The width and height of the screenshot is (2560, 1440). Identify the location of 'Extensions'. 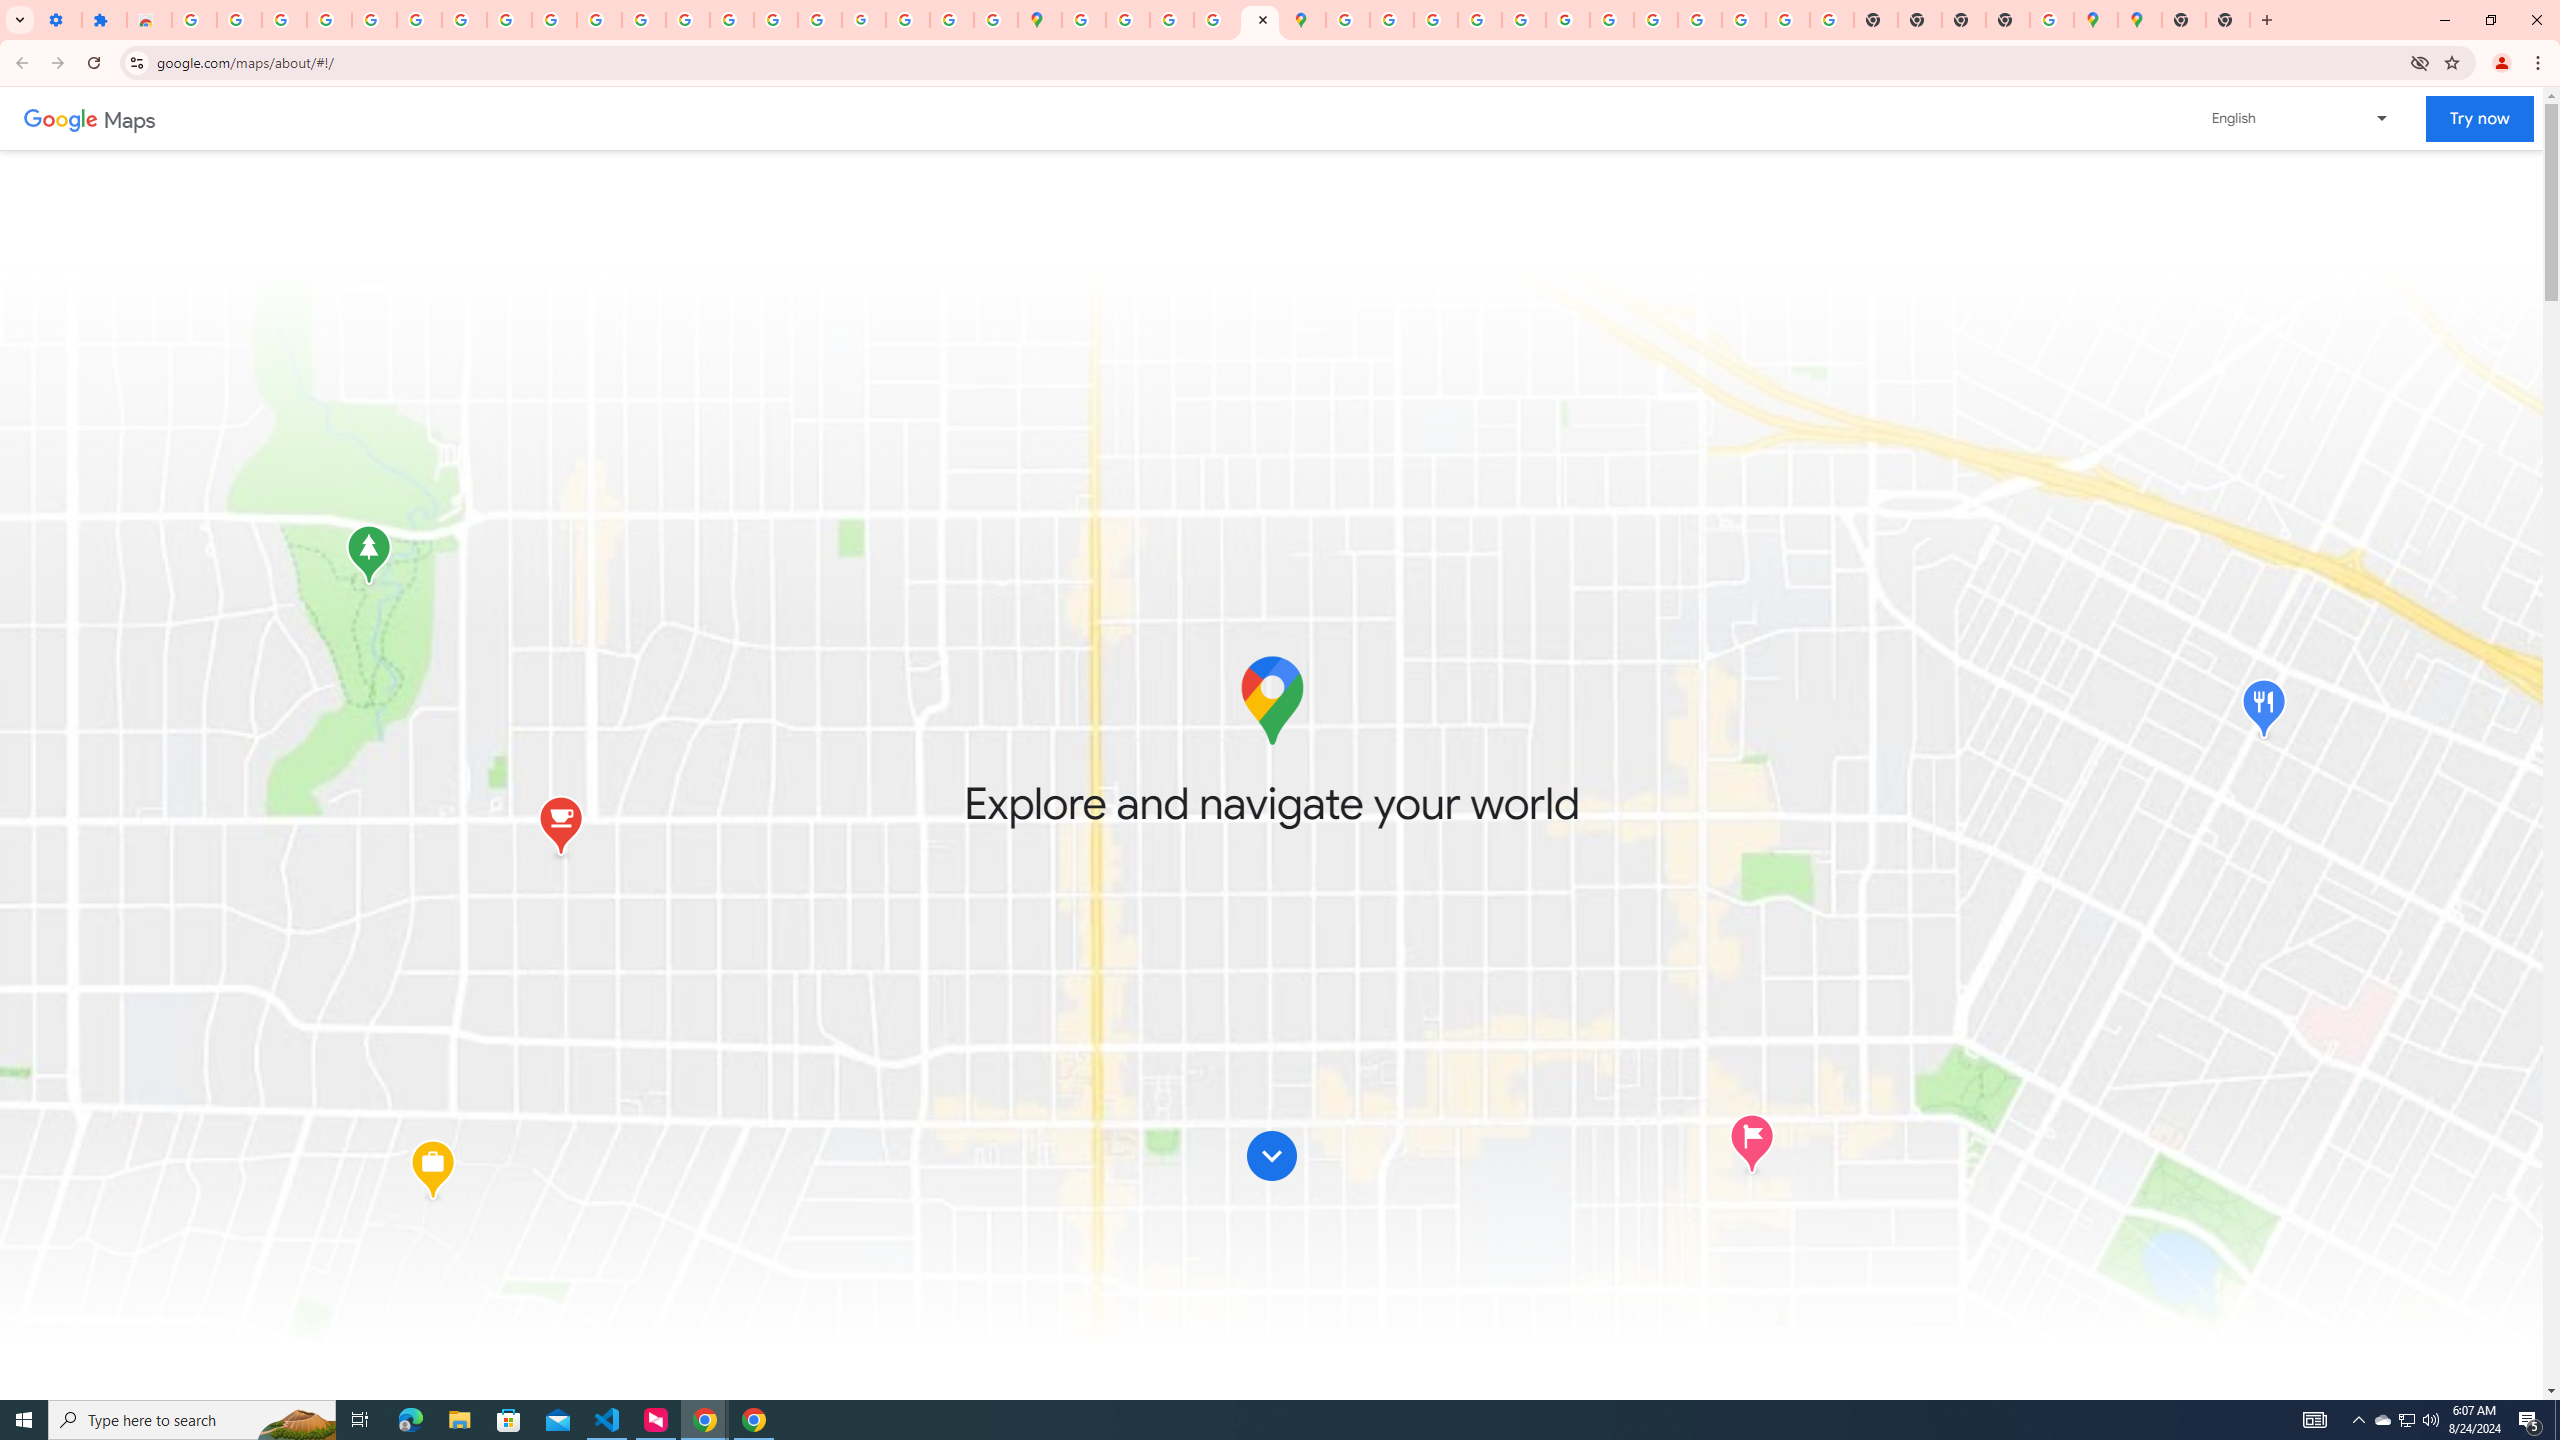
(103, 19).